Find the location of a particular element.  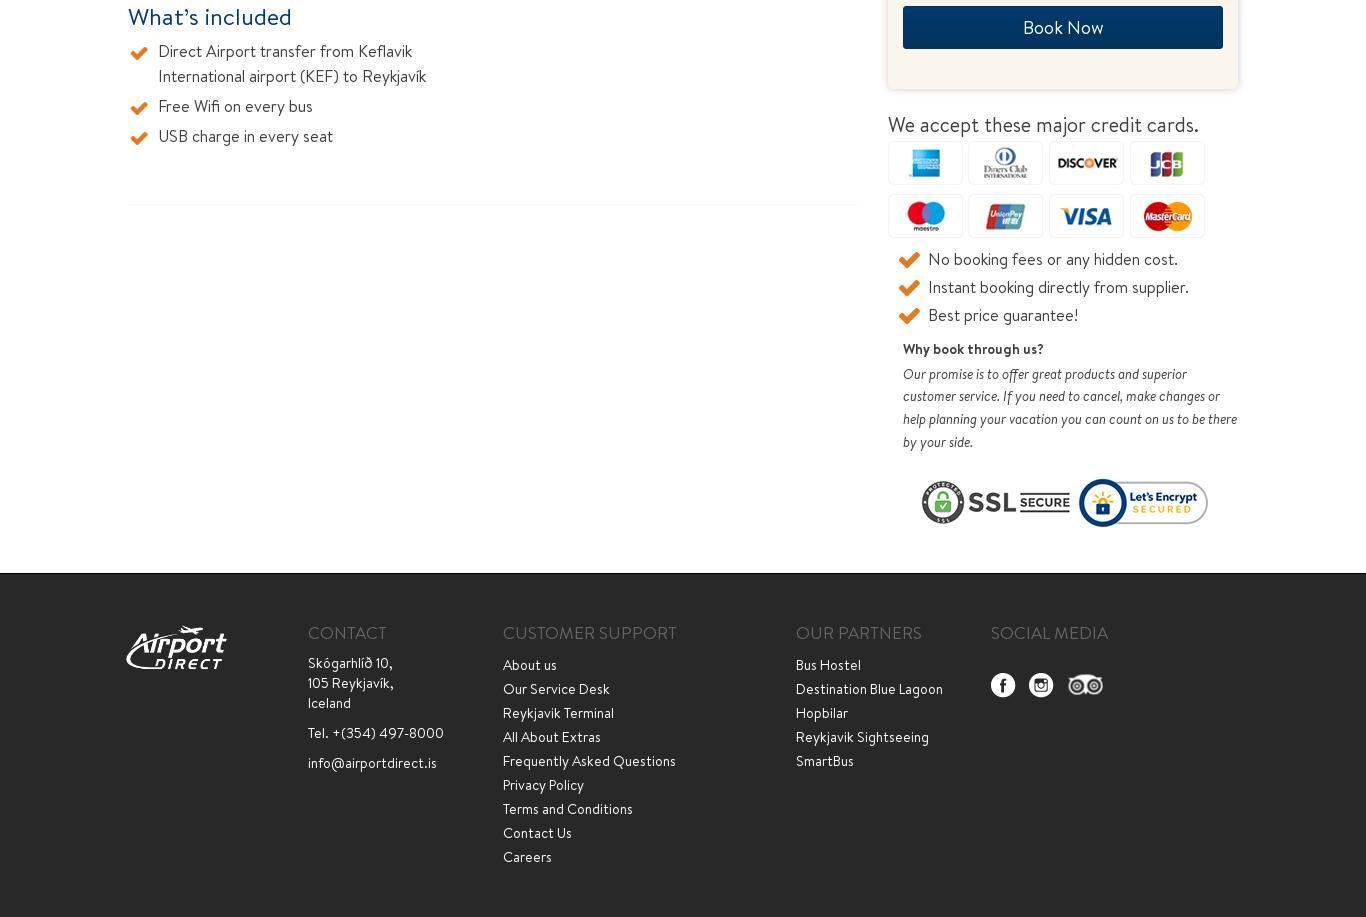

'Terms and Conditions' is located at coordinates (567, 807).